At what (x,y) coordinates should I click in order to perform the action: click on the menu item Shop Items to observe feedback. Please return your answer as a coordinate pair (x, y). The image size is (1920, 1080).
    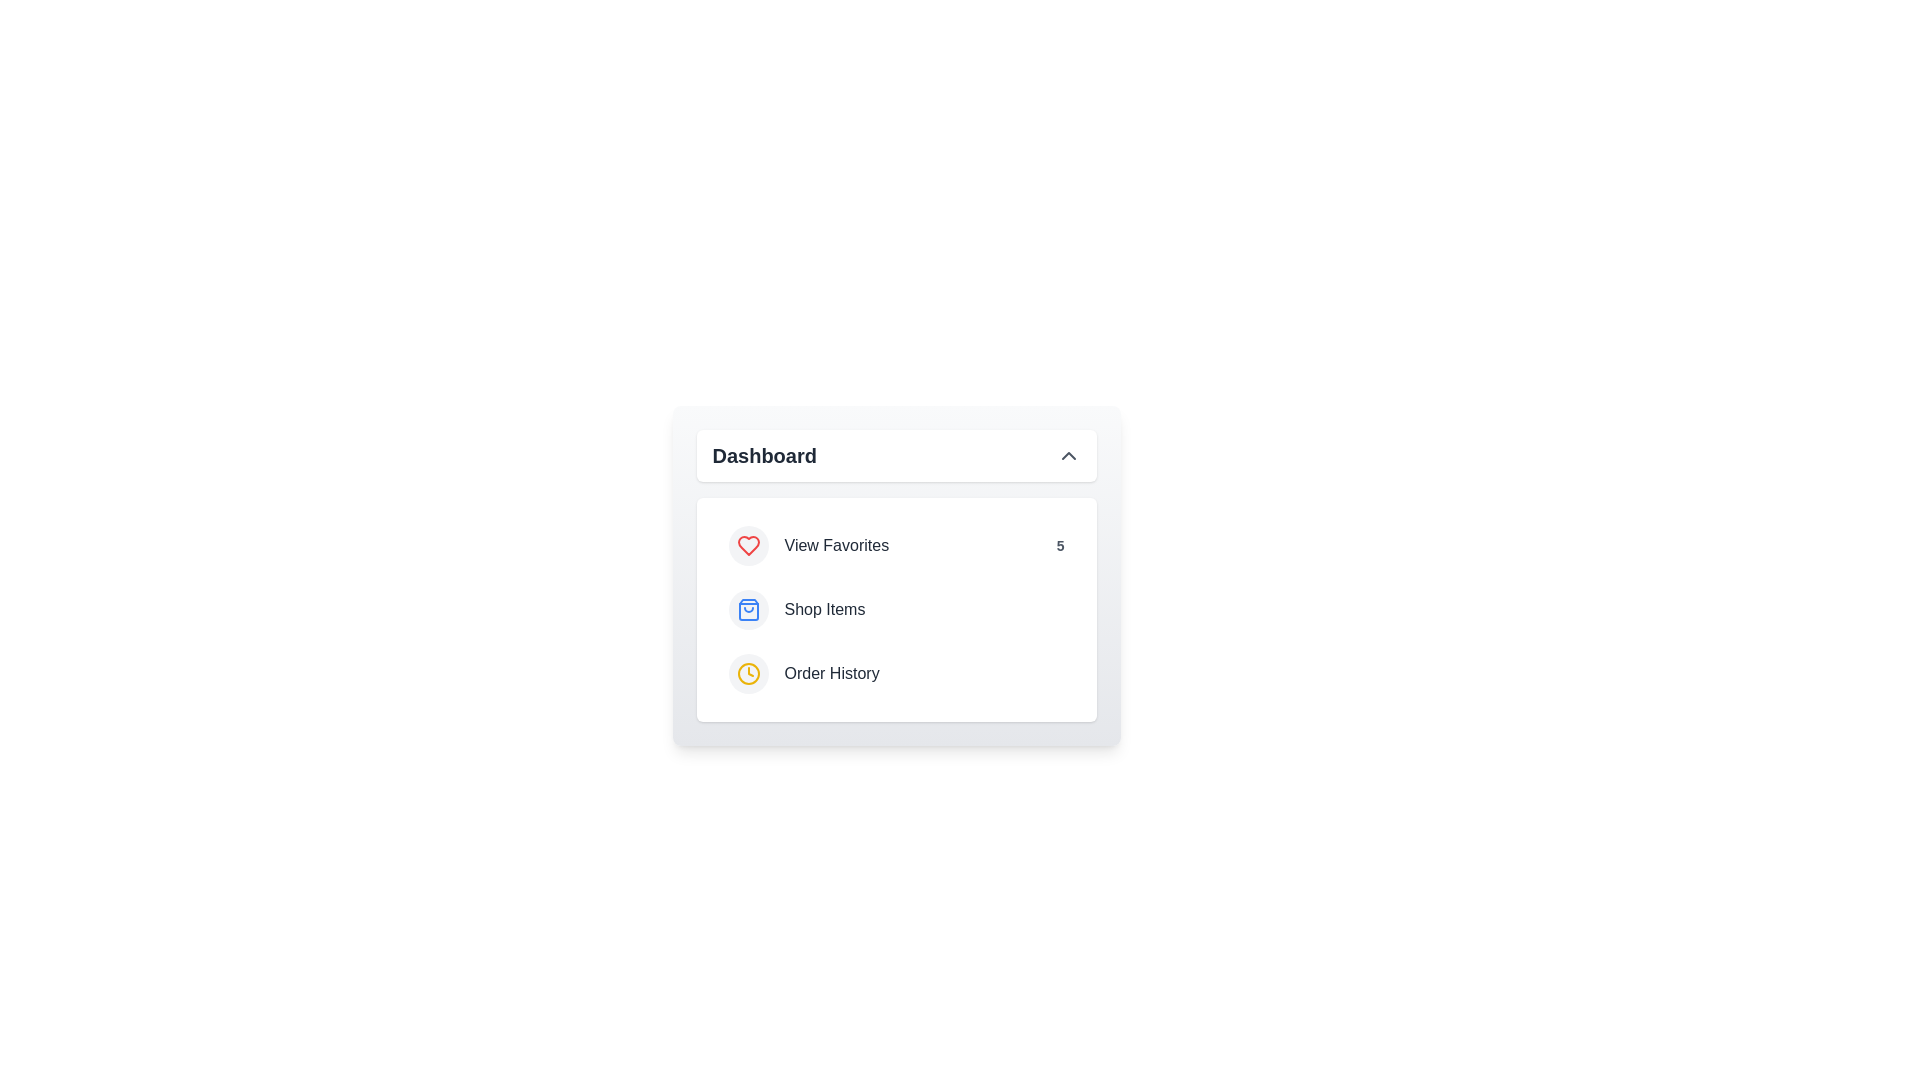
    Looking at the image, I should click on (895, 608).